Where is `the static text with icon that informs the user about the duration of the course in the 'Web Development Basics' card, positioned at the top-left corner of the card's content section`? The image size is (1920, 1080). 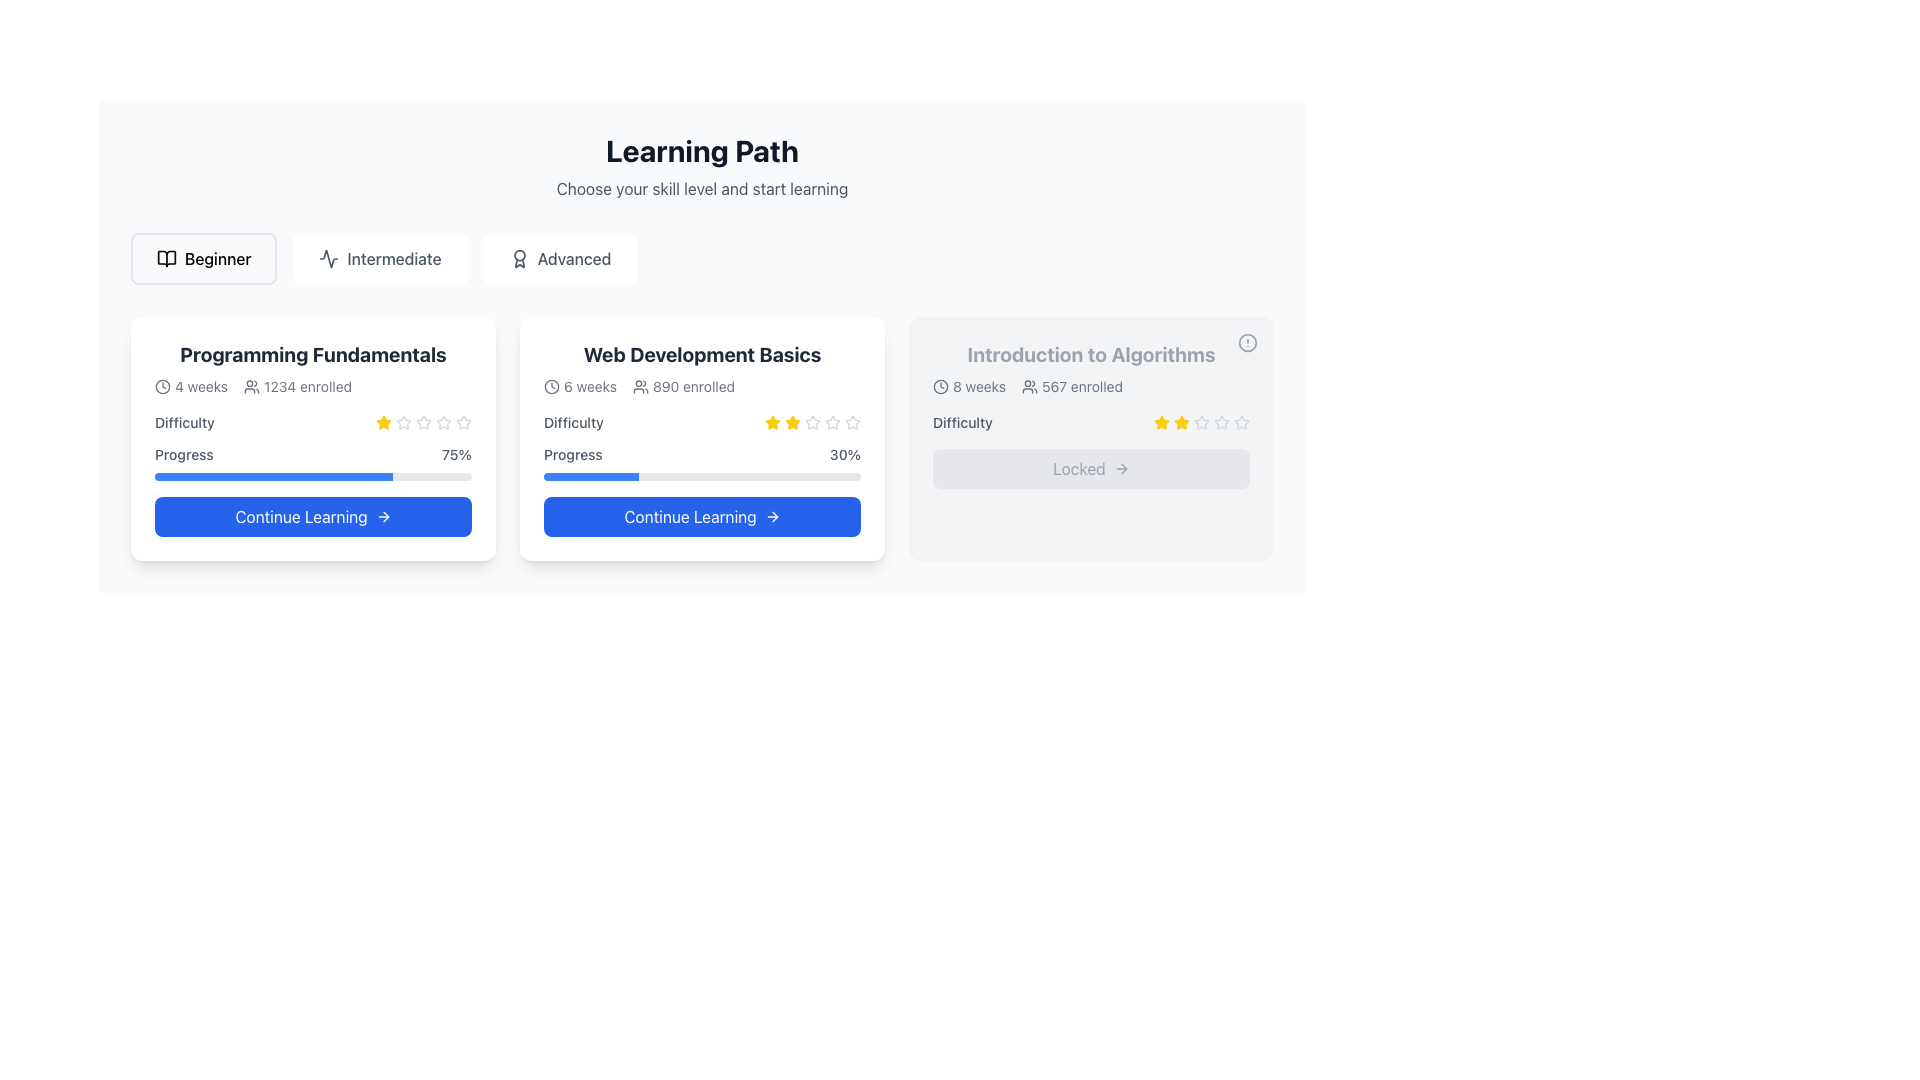 the static text with icon that informs the user about the duration of the course in the 'Web Development Basics' card, positioned at the top-left corner of the card's content section is located at coordinates (579, 386).